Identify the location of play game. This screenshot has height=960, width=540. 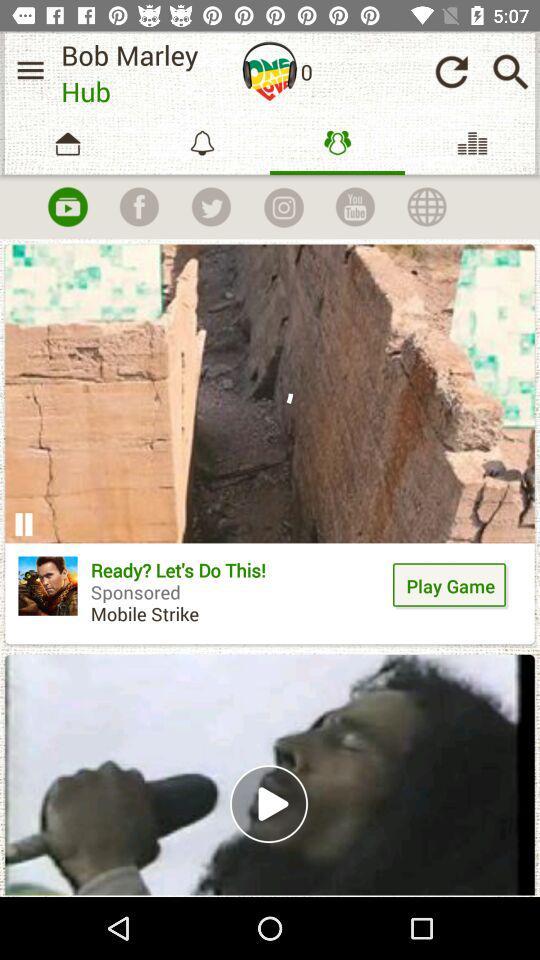
(451, 585).